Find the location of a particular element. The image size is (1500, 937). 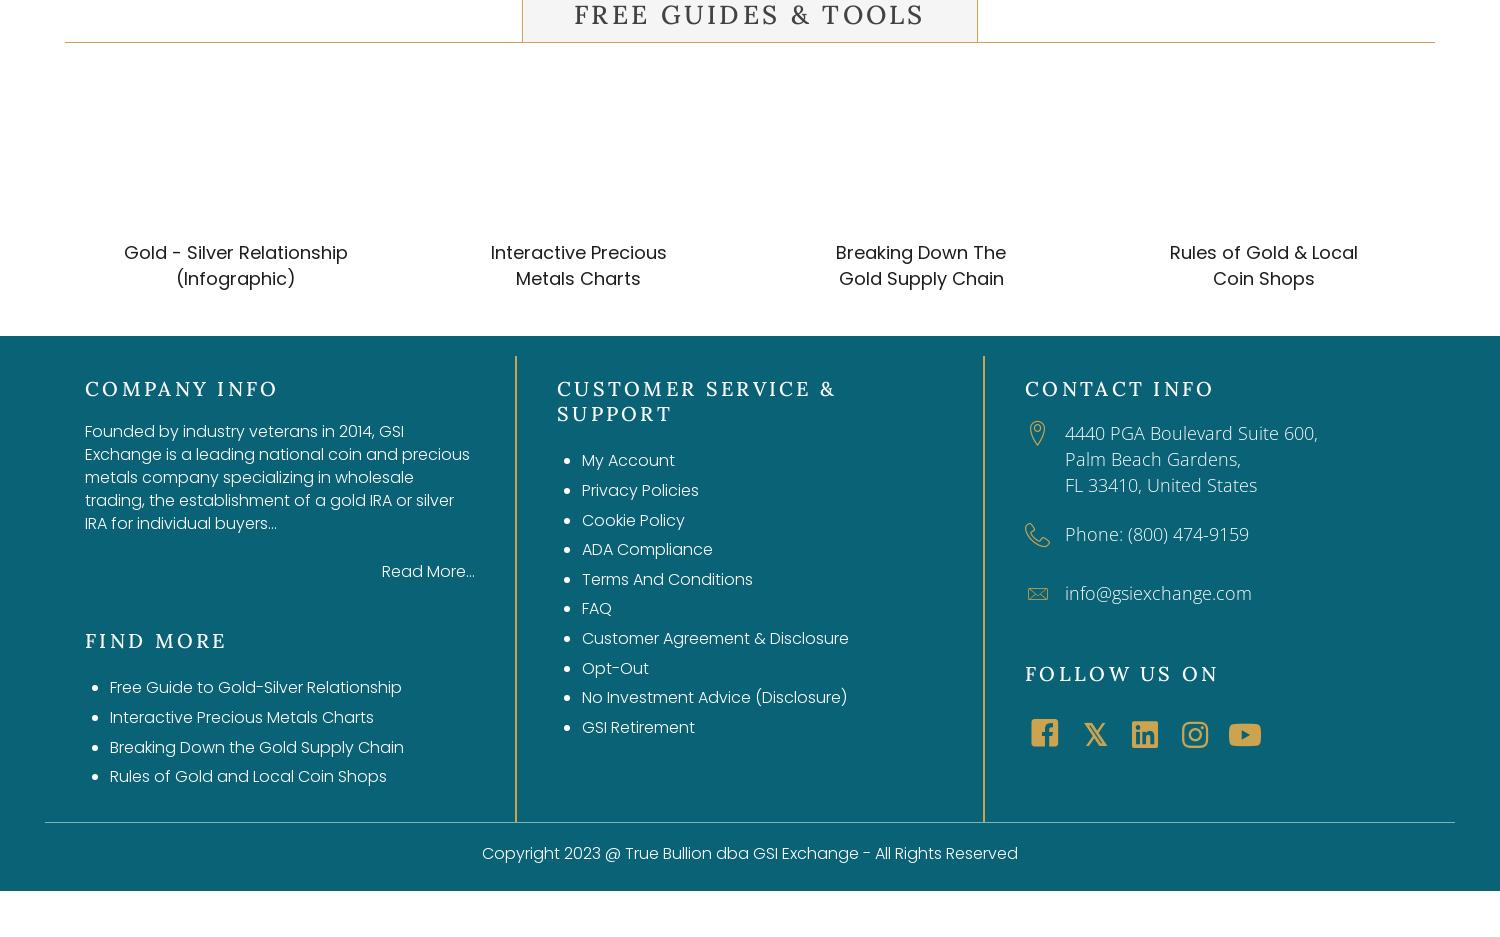

'Breaking Down the Gold Supply Chain' is located at coordinates (256, 745).